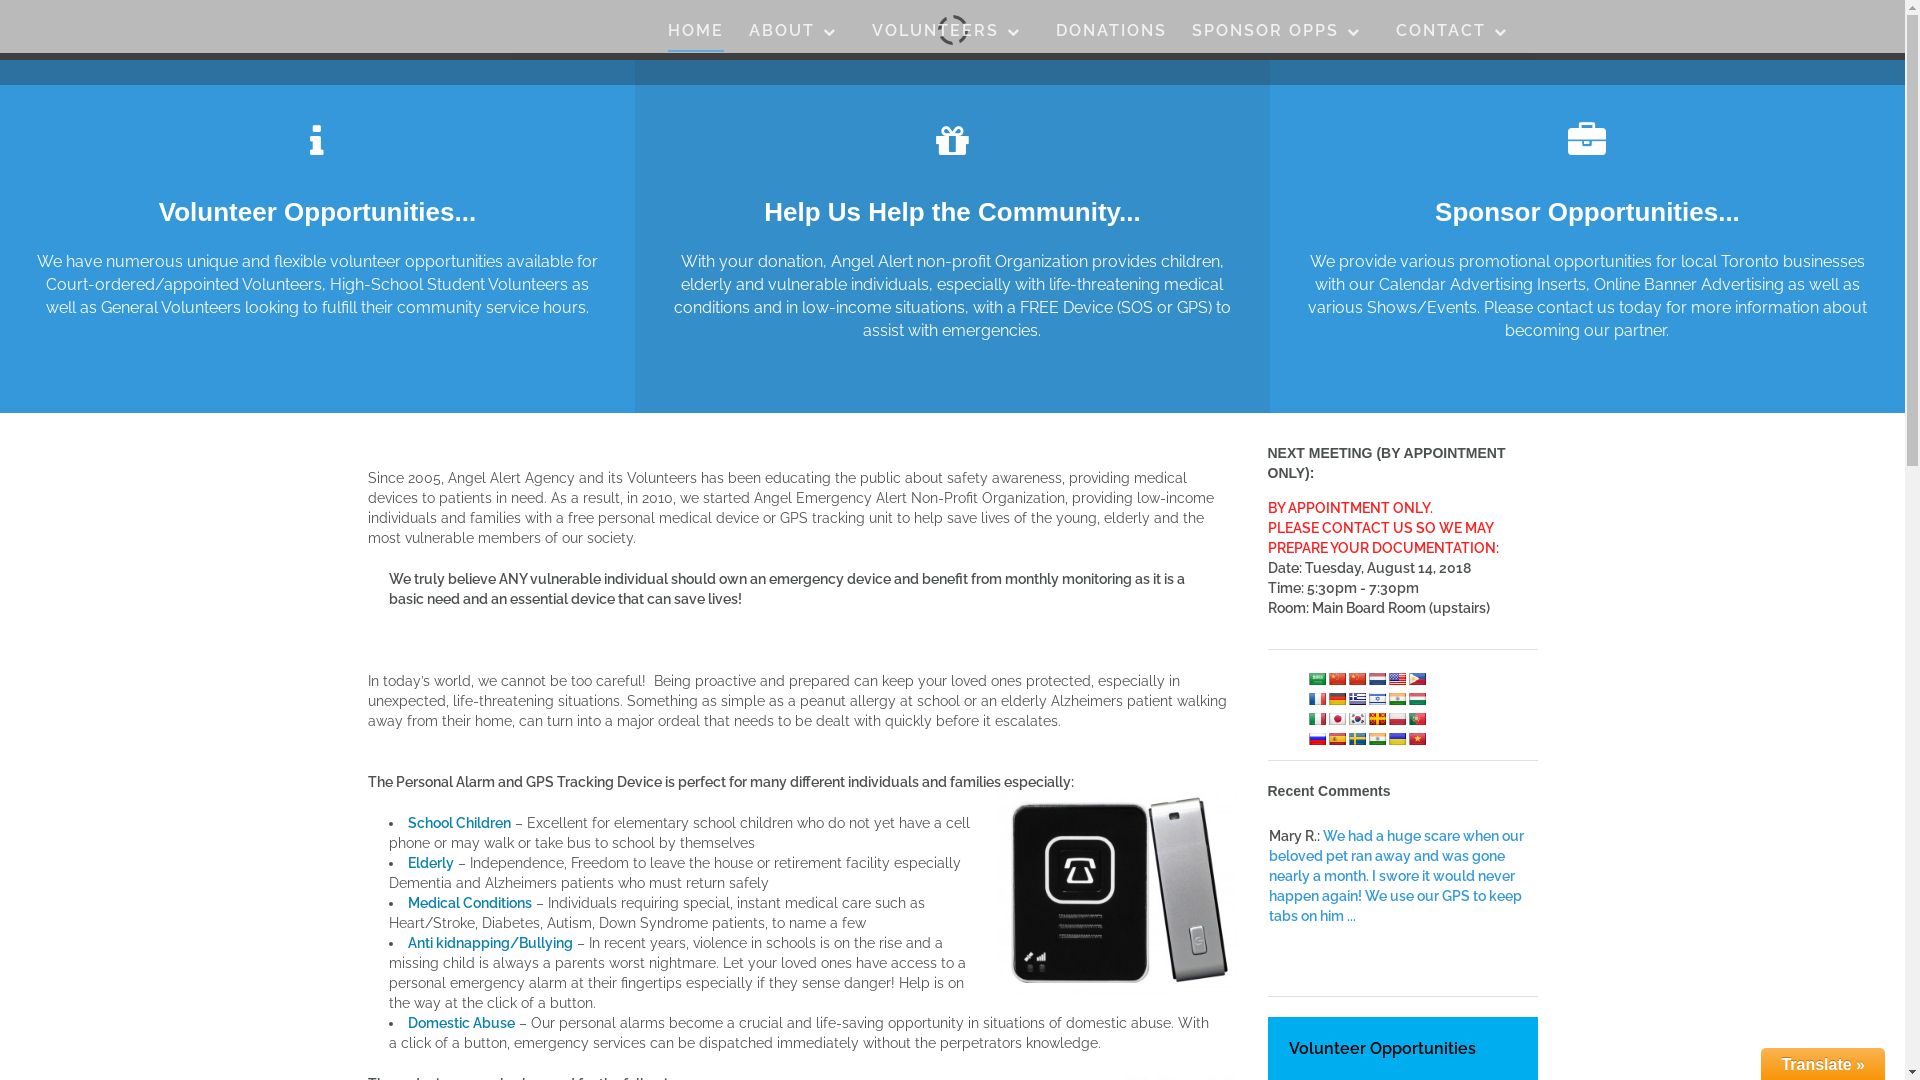  Describe the element at coordinates (1316, 737) in the screenshot. I see `'Russian'` at that location.